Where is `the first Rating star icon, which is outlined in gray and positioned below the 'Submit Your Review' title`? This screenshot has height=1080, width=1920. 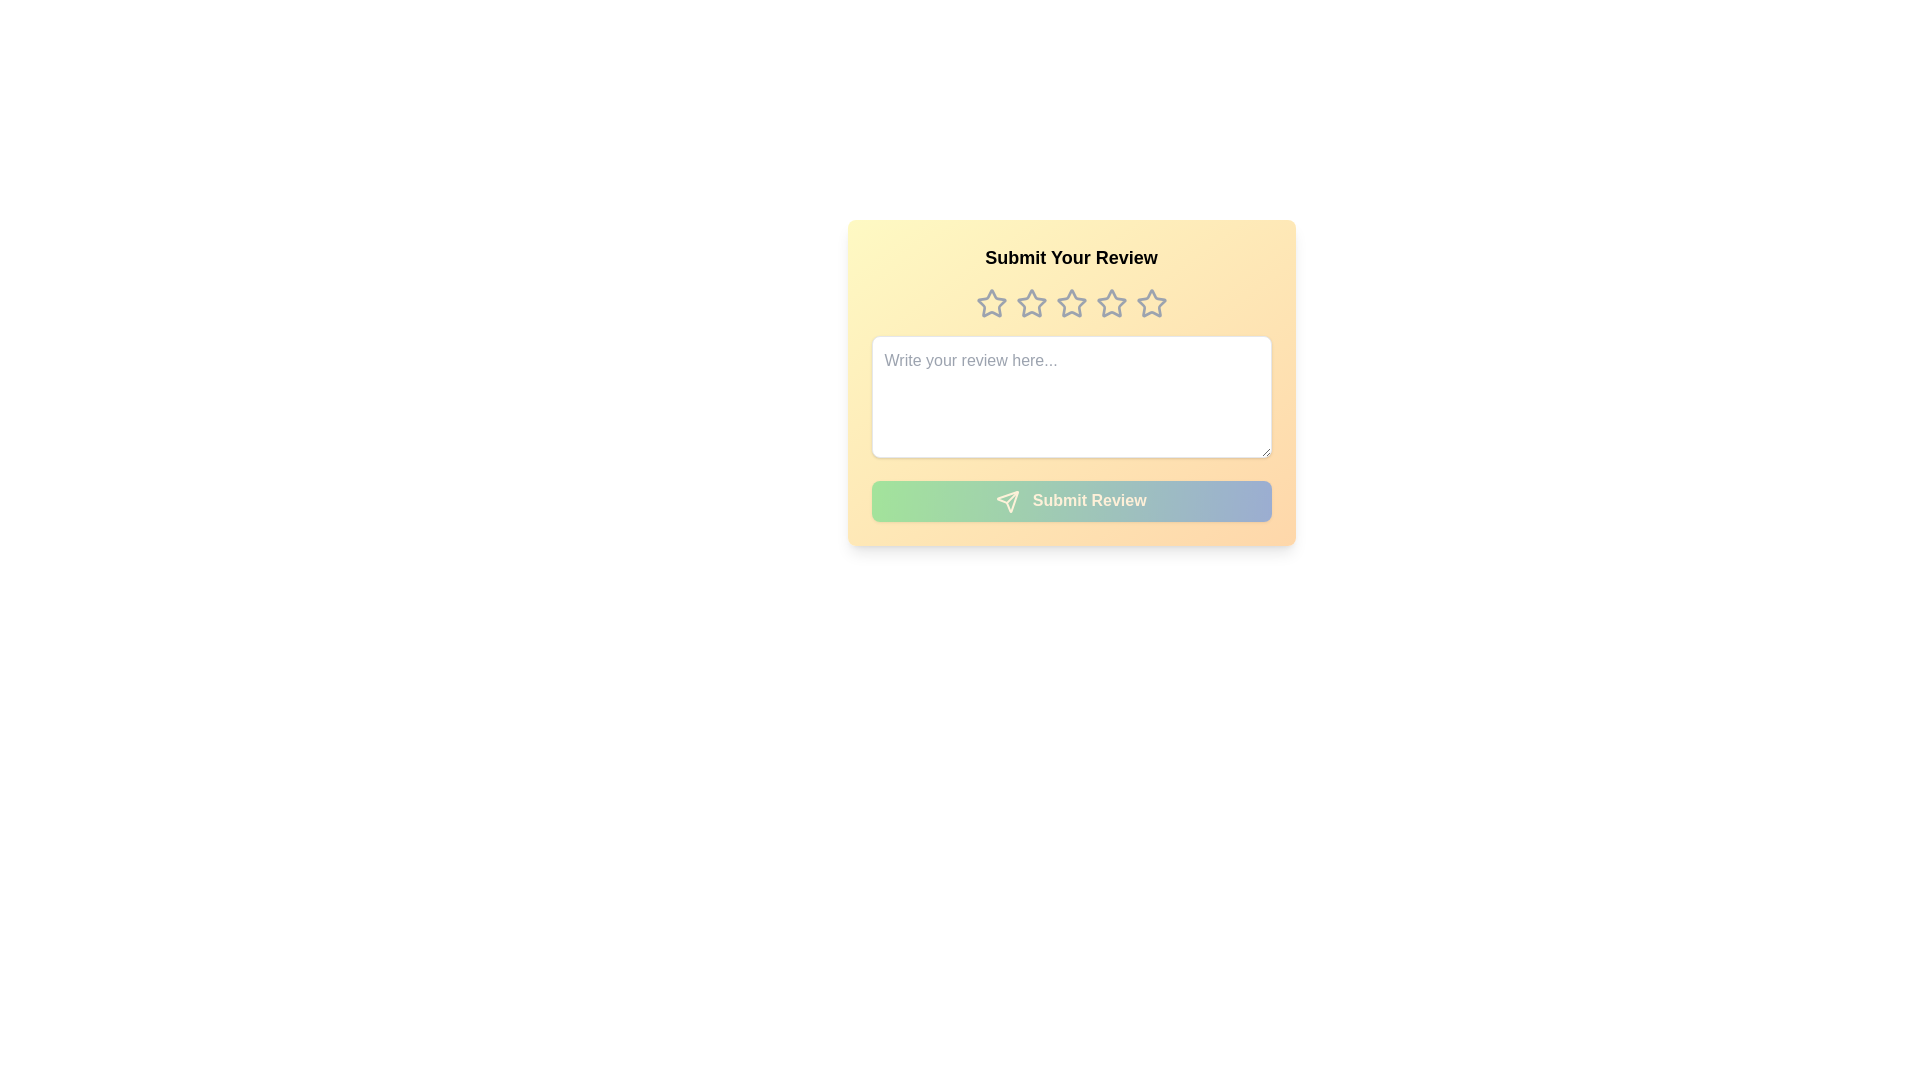 the first Rating star icon, which is outlined in gray and positioned below the 'Submit Your Review' title is located at coordinates (991, 304).